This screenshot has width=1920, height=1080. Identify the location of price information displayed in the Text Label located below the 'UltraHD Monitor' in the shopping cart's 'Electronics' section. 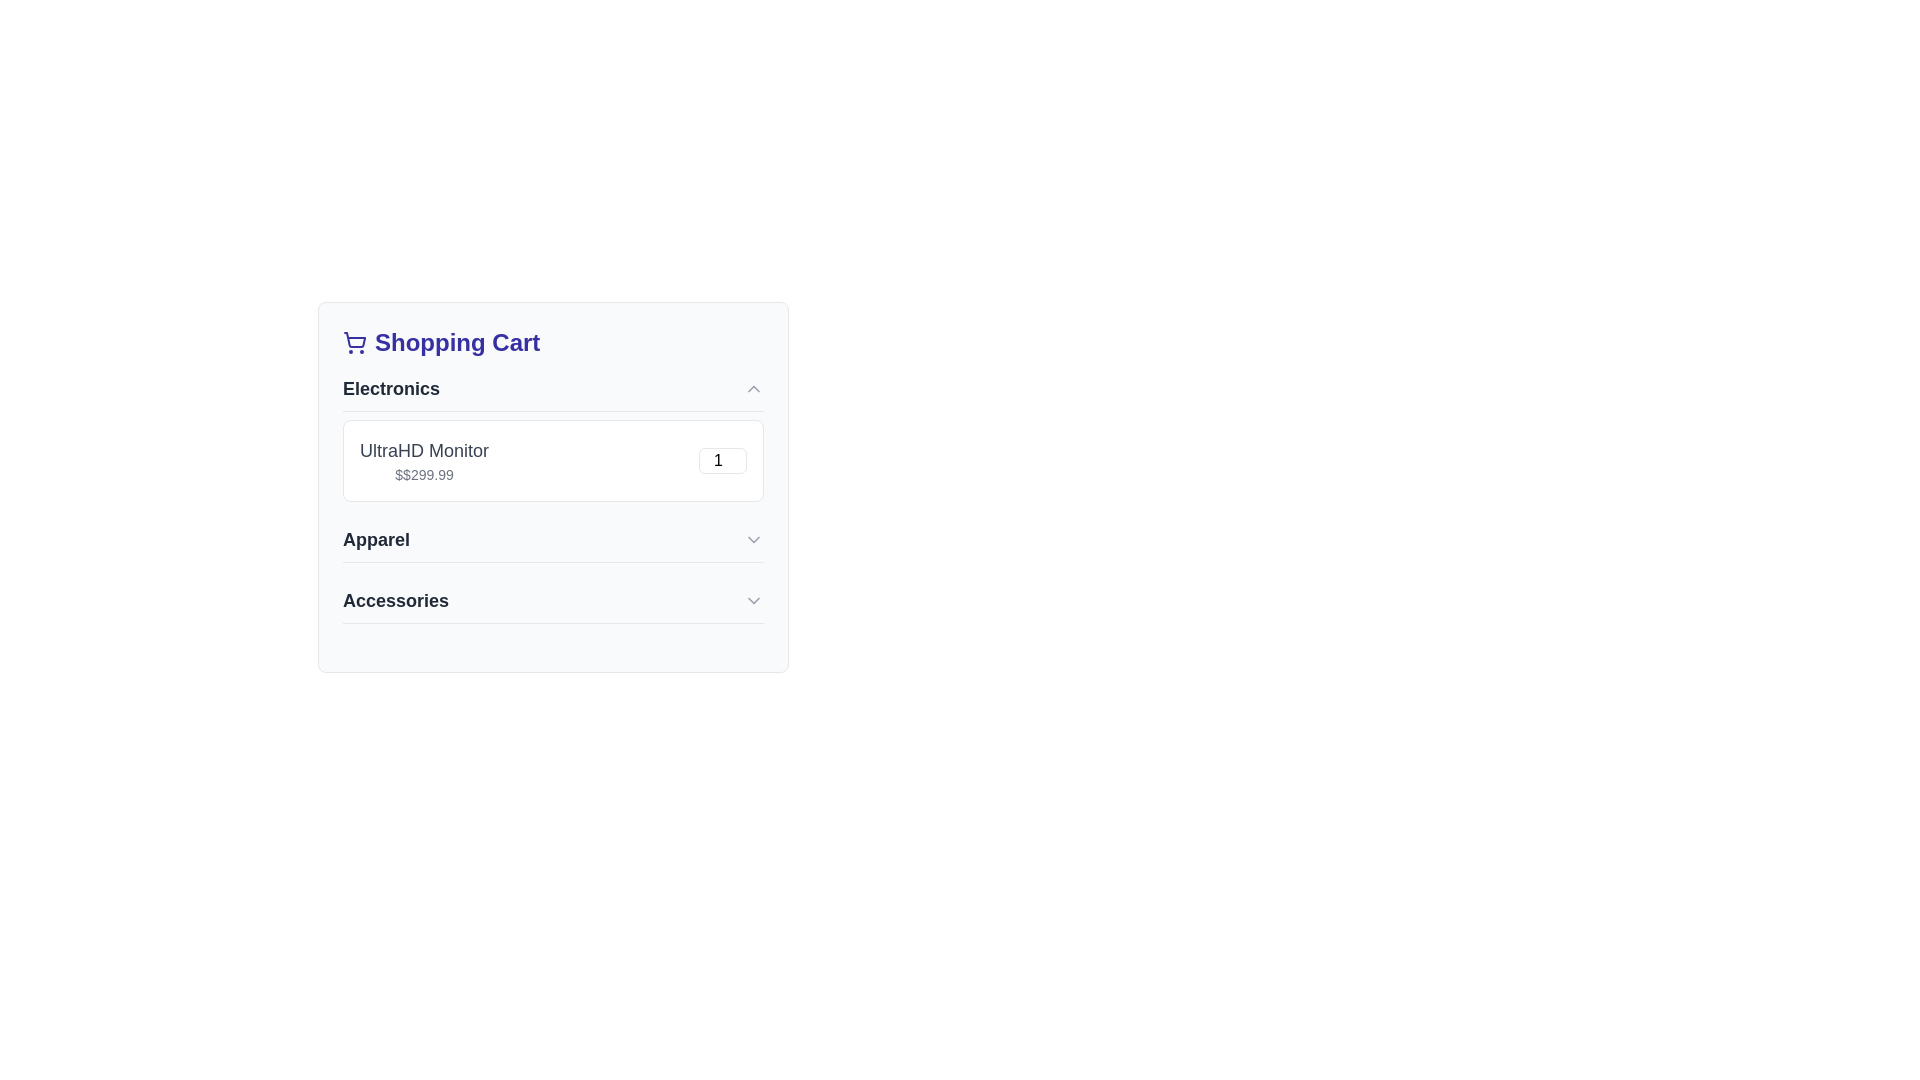
(423, 474).